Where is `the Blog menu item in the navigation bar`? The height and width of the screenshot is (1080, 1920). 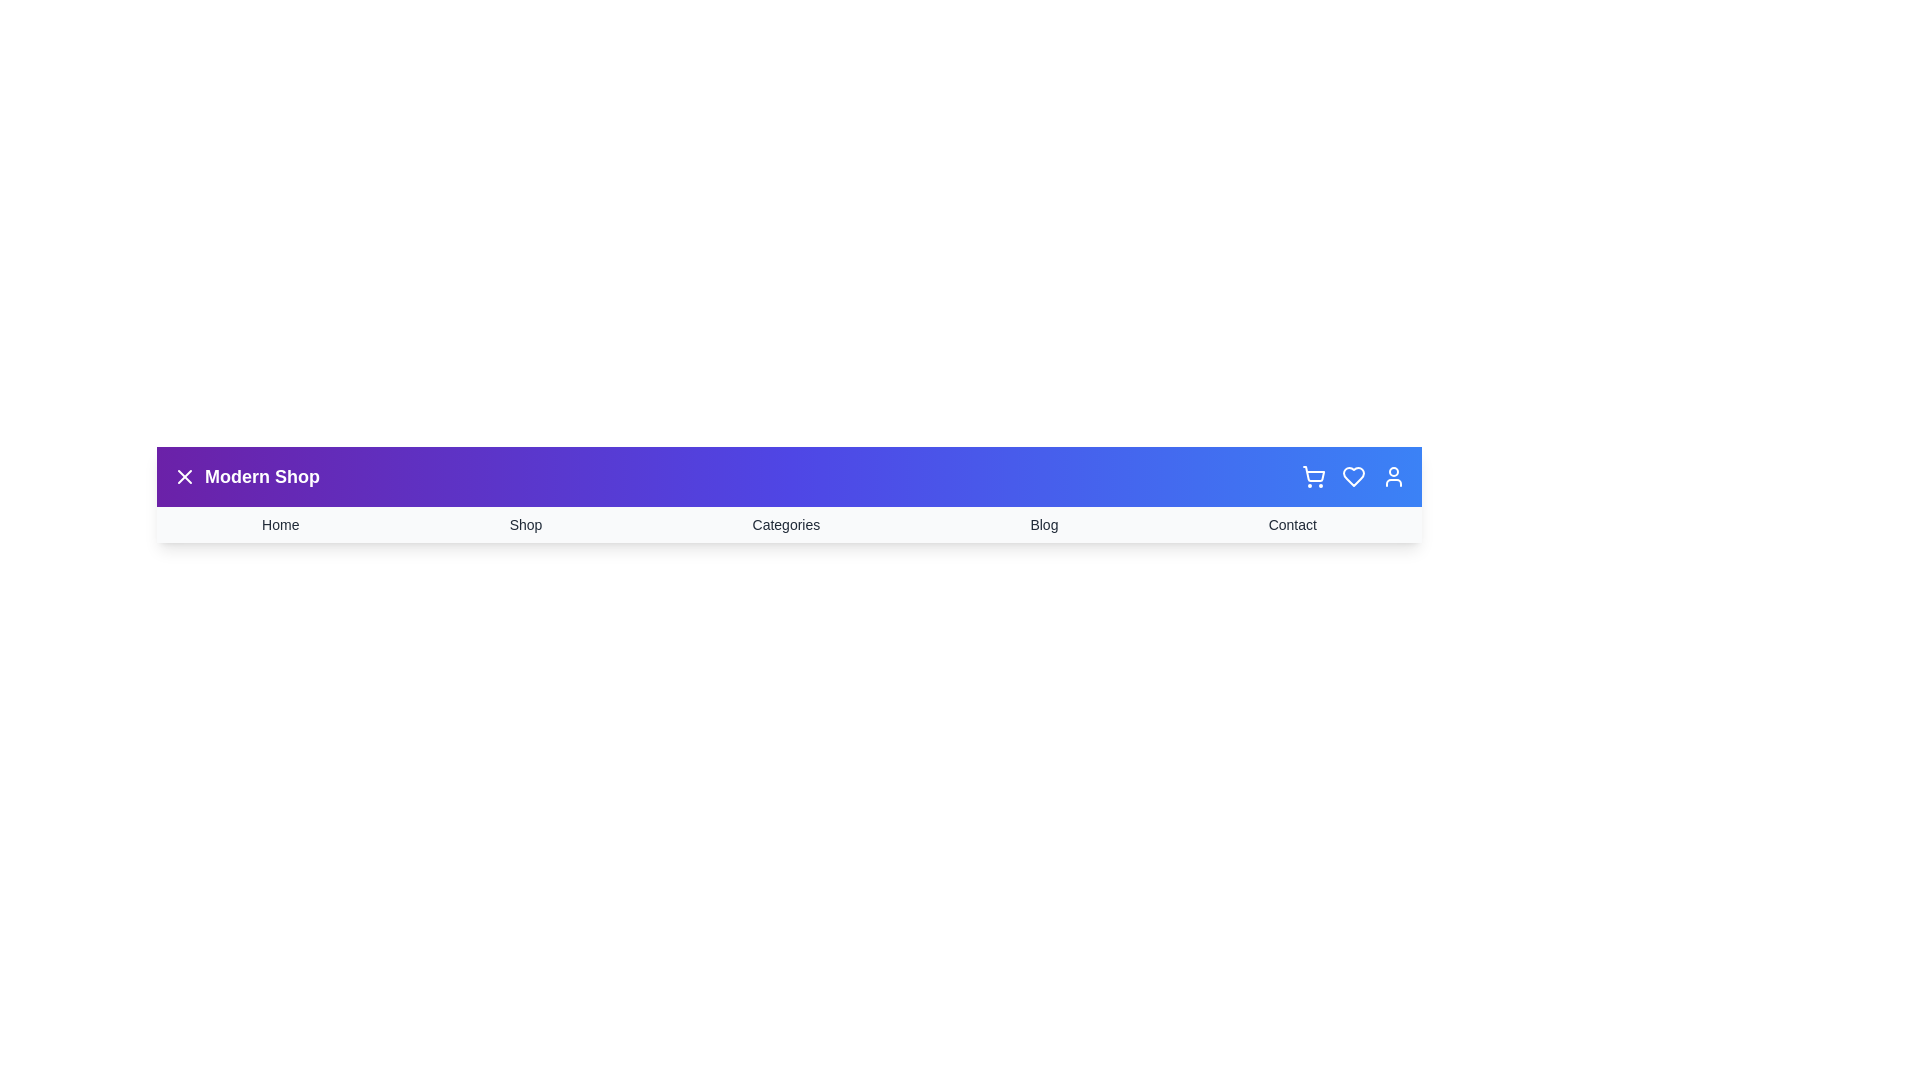
the Blog menu item in the navigation bar is located at coordinates (1042, 523).